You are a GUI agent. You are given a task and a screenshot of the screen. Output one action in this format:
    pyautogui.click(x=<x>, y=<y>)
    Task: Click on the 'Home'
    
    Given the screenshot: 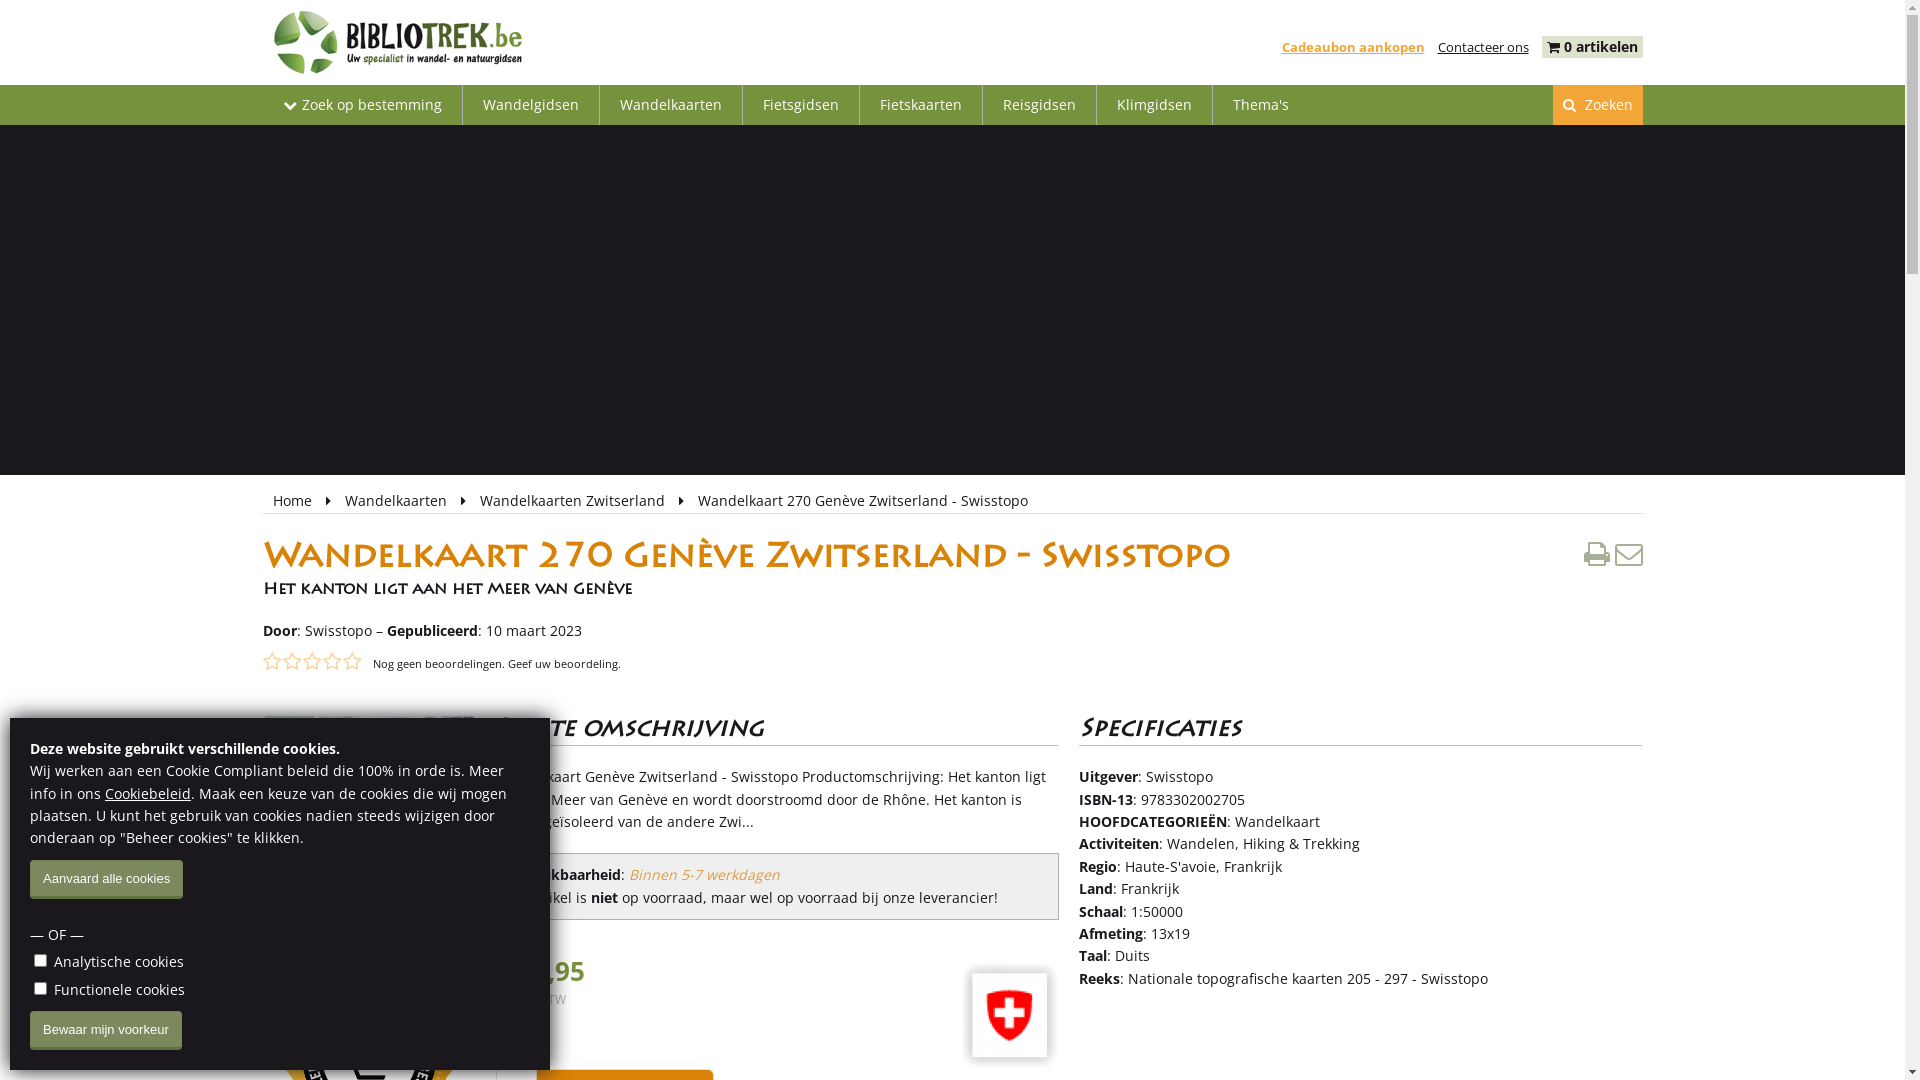 What is the action you would take?
    pyautogui.click(x=292, y=499)
    